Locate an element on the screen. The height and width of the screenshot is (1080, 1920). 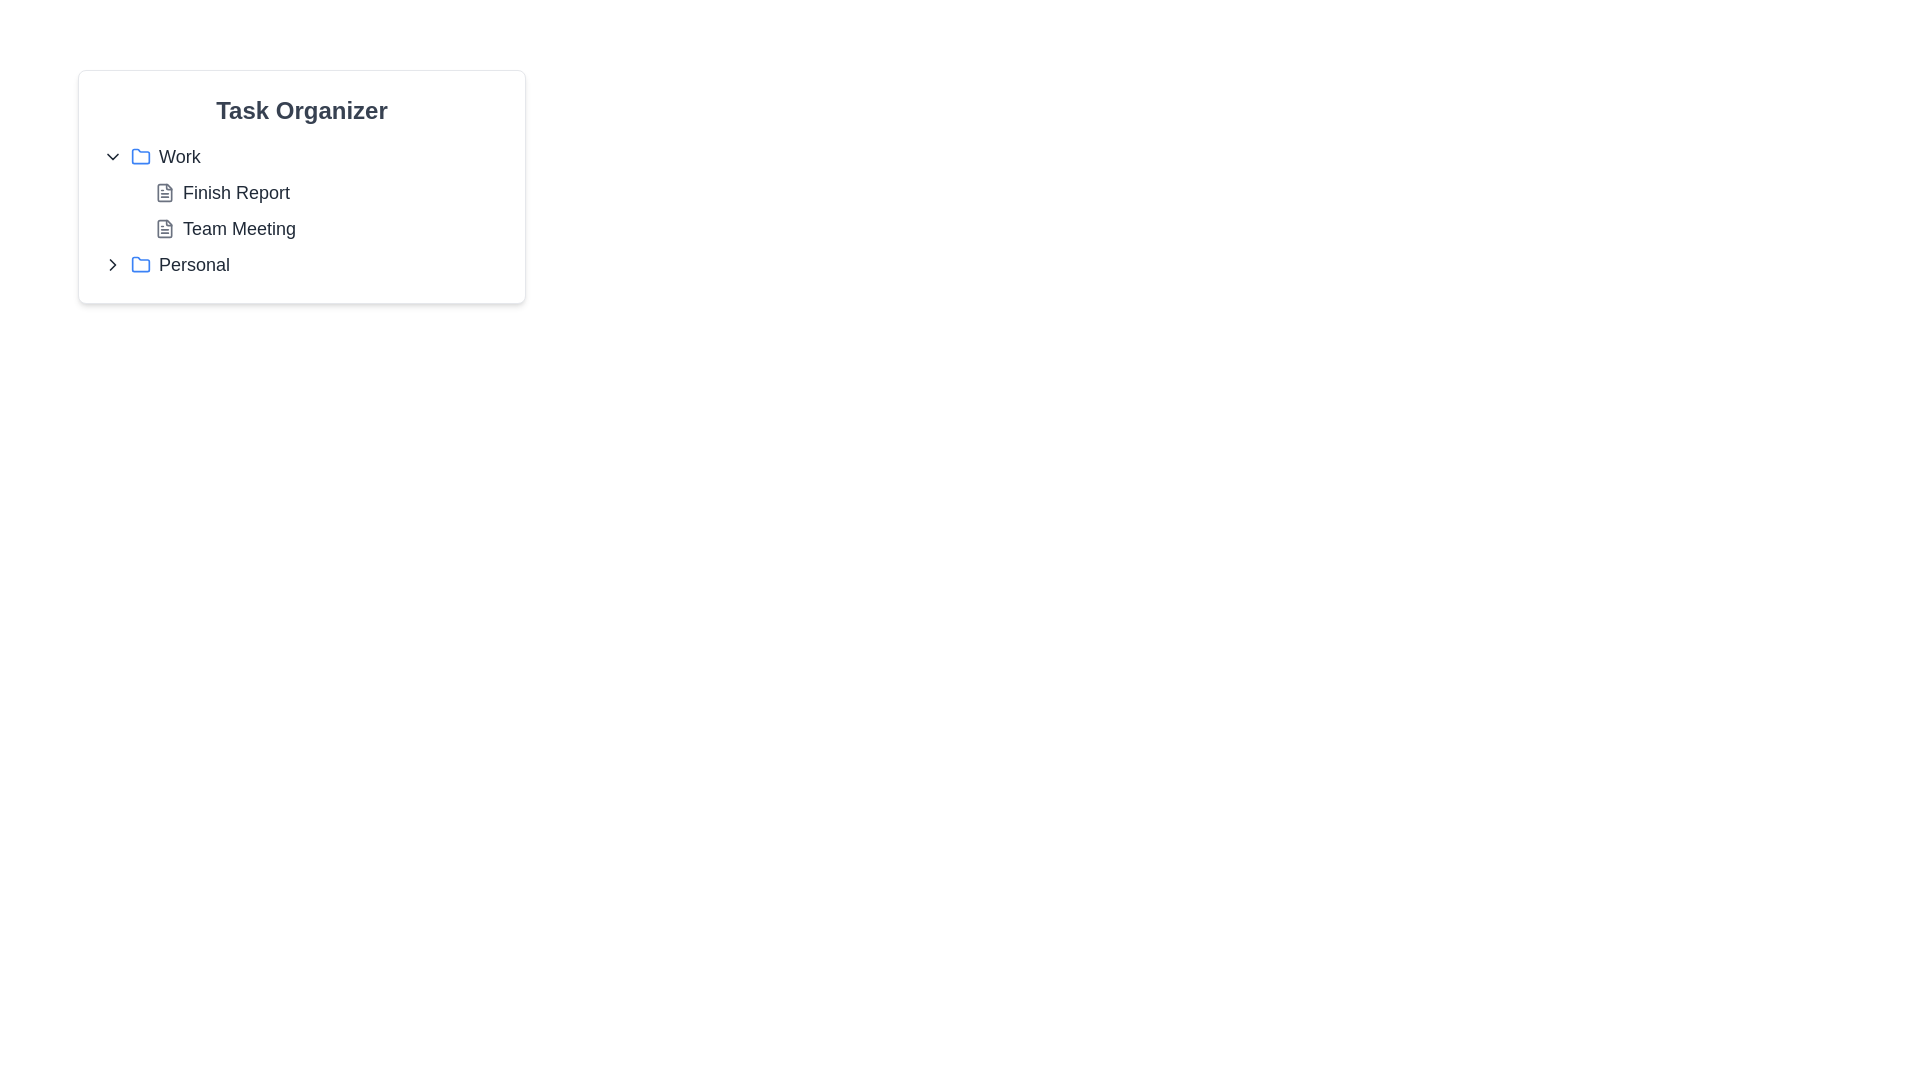
the chevron icon styled with a right-pointing arrow, which is part of the 'Personal' list entry, to potentially display more information or highlight it is located at coordinates (112, 264).